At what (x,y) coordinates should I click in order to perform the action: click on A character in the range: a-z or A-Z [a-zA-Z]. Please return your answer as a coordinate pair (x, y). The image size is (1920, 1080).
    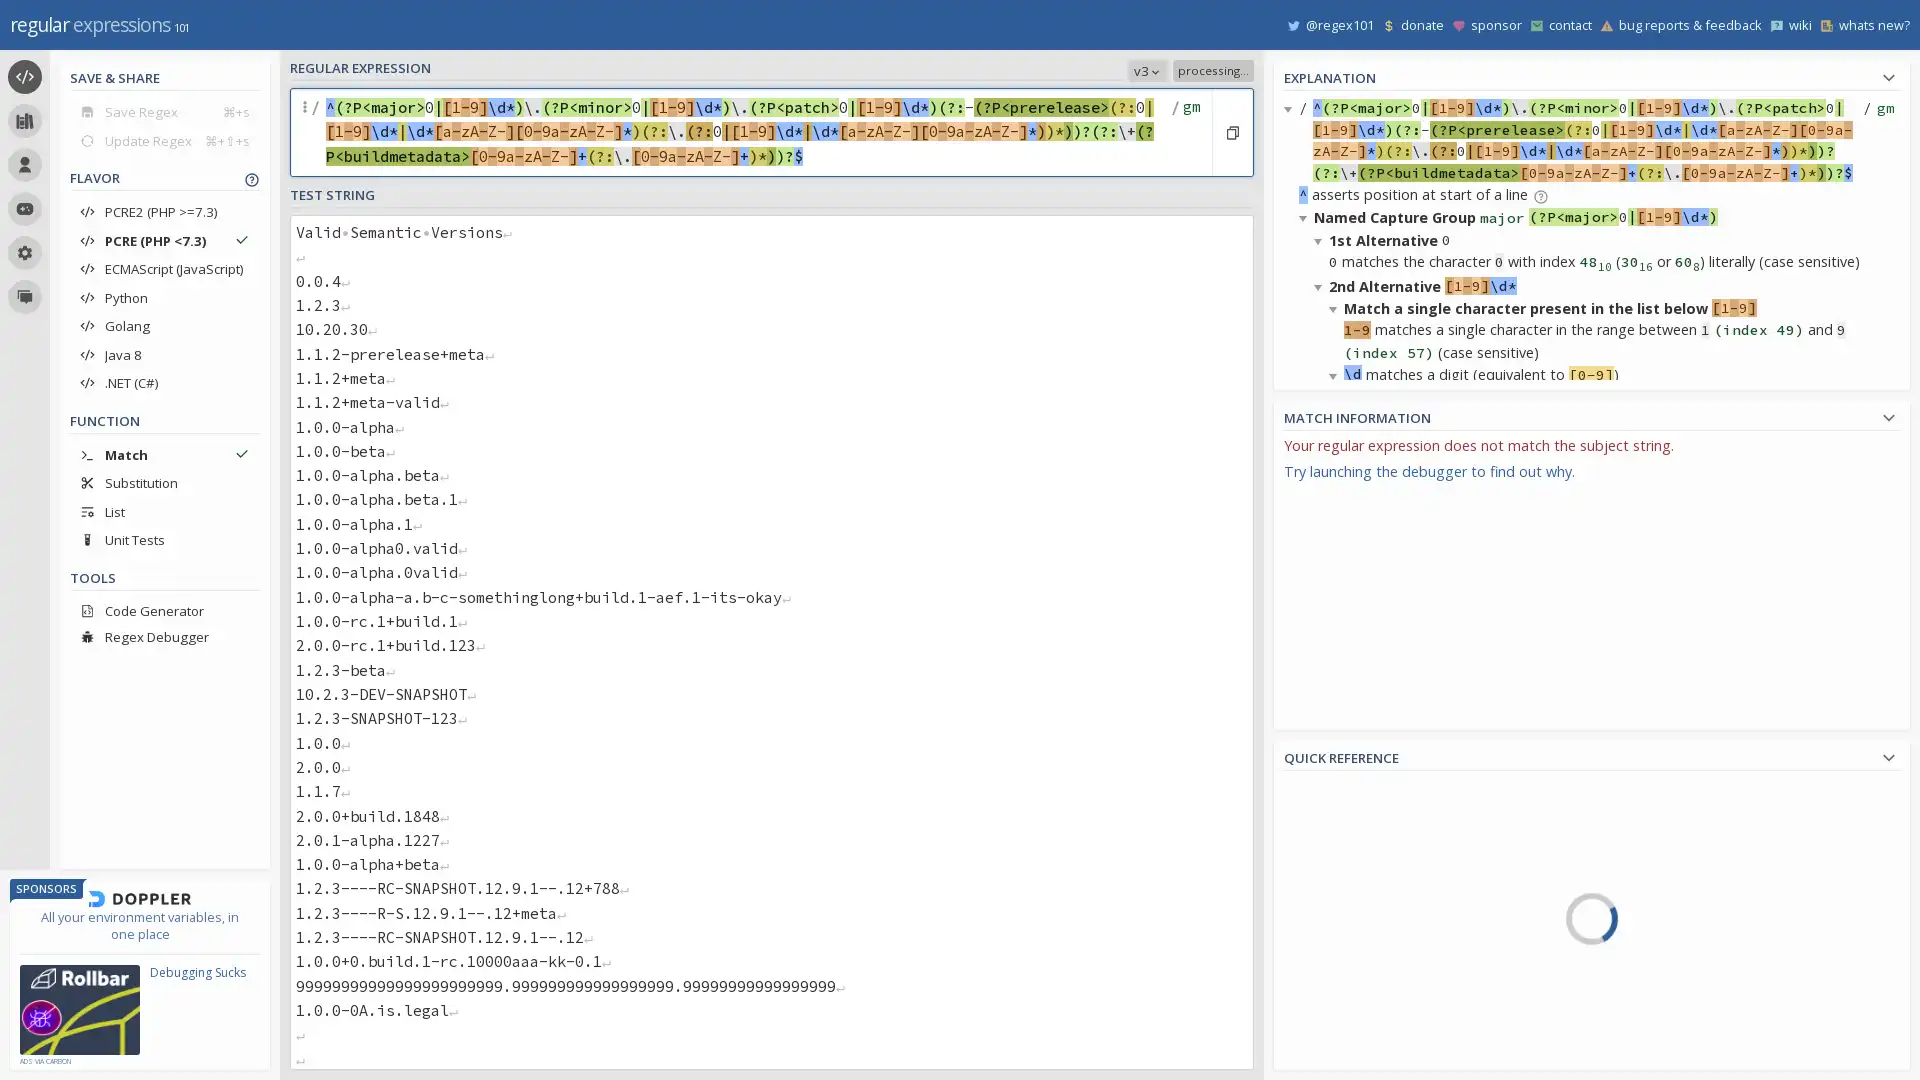
    Looking at the image, I should click on (1691, 906).